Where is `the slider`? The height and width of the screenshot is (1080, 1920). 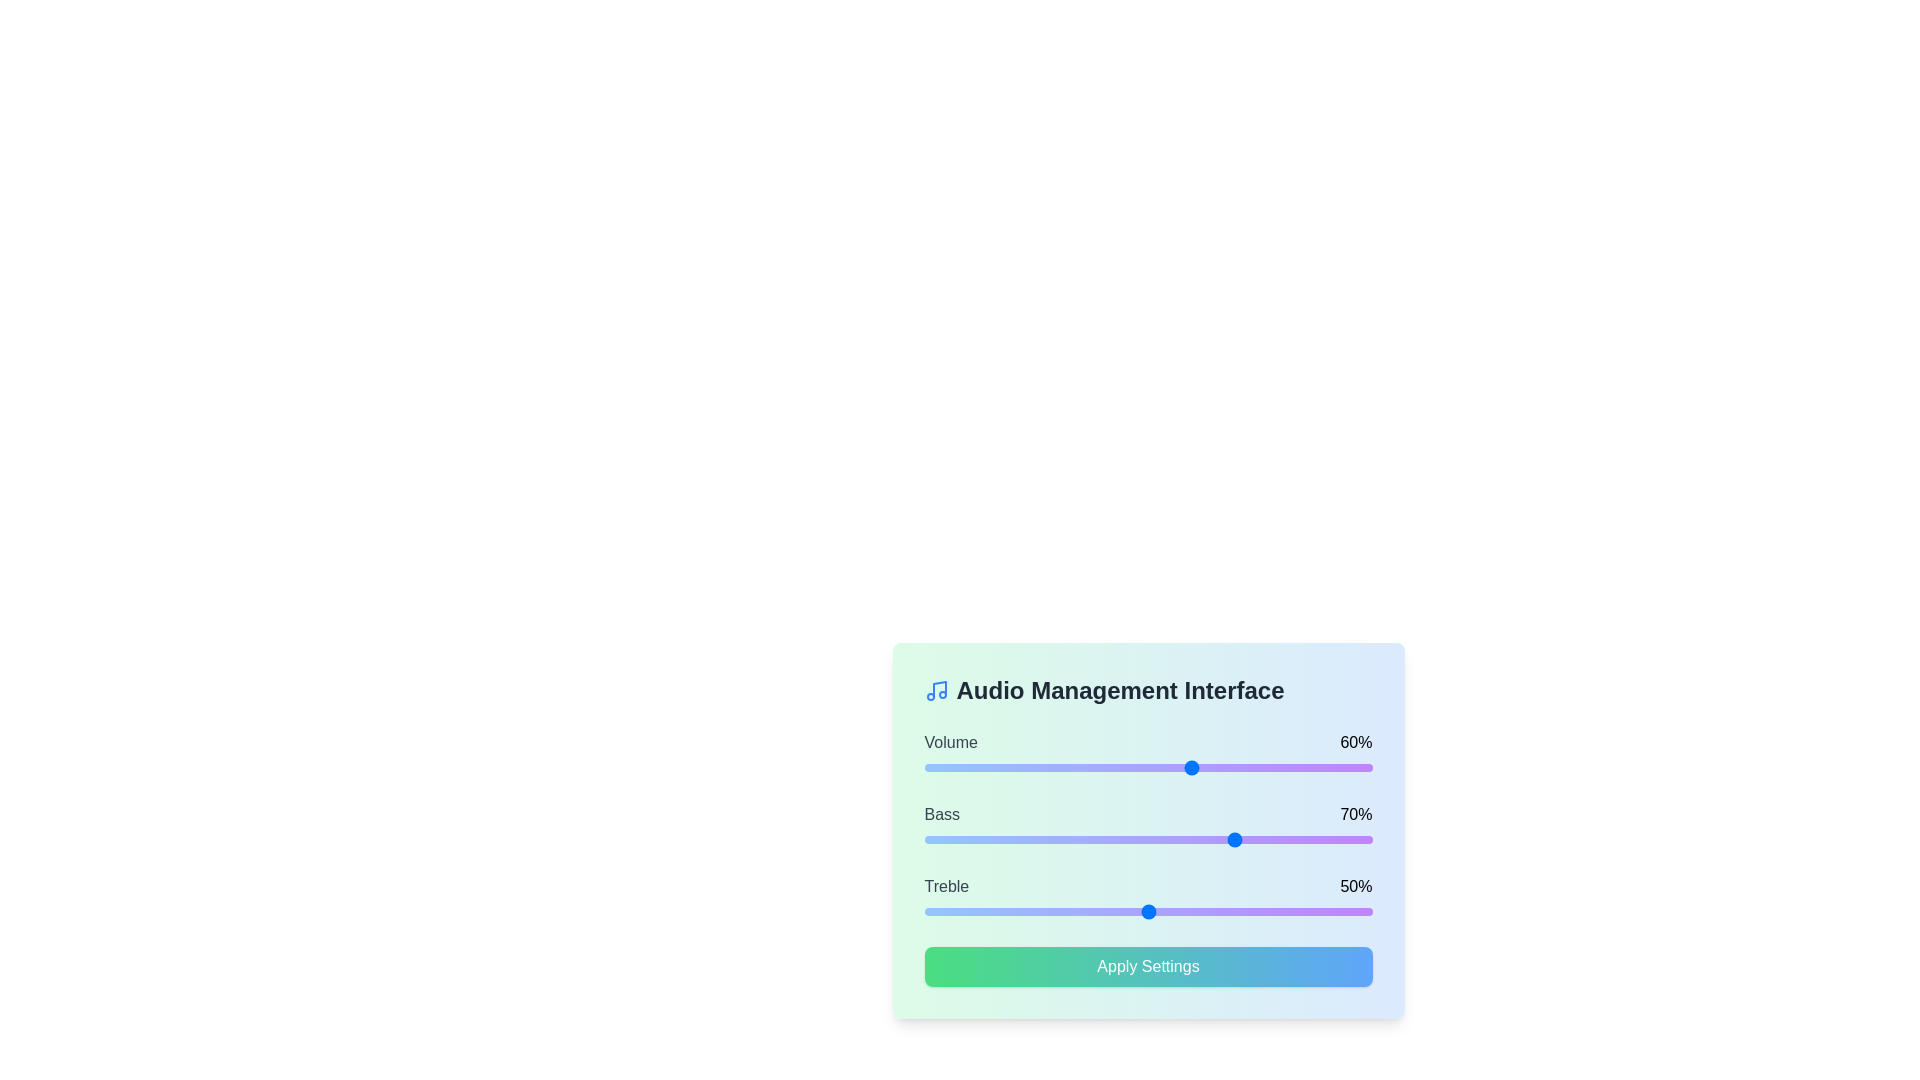
the slider is located at coordinates (1075, 840).